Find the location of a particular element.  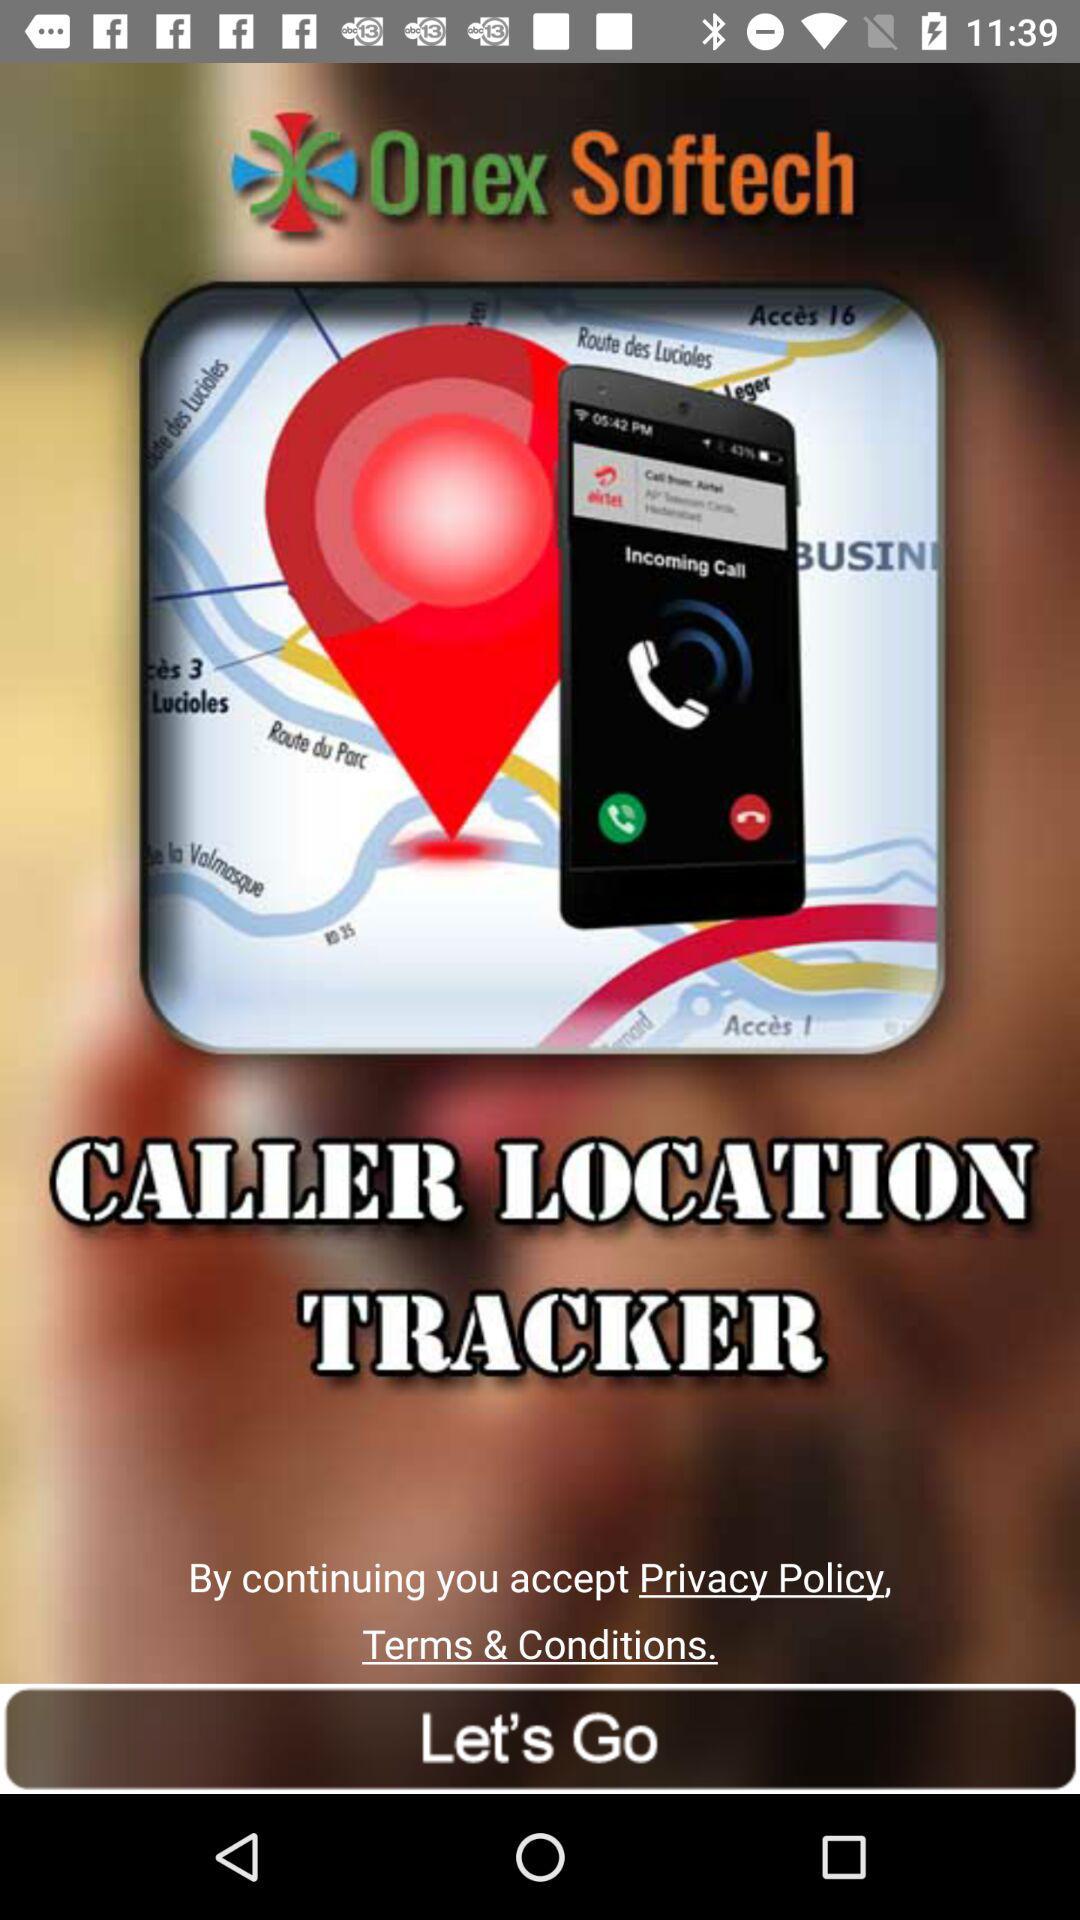

go option is located at coordinates (540, 1737).